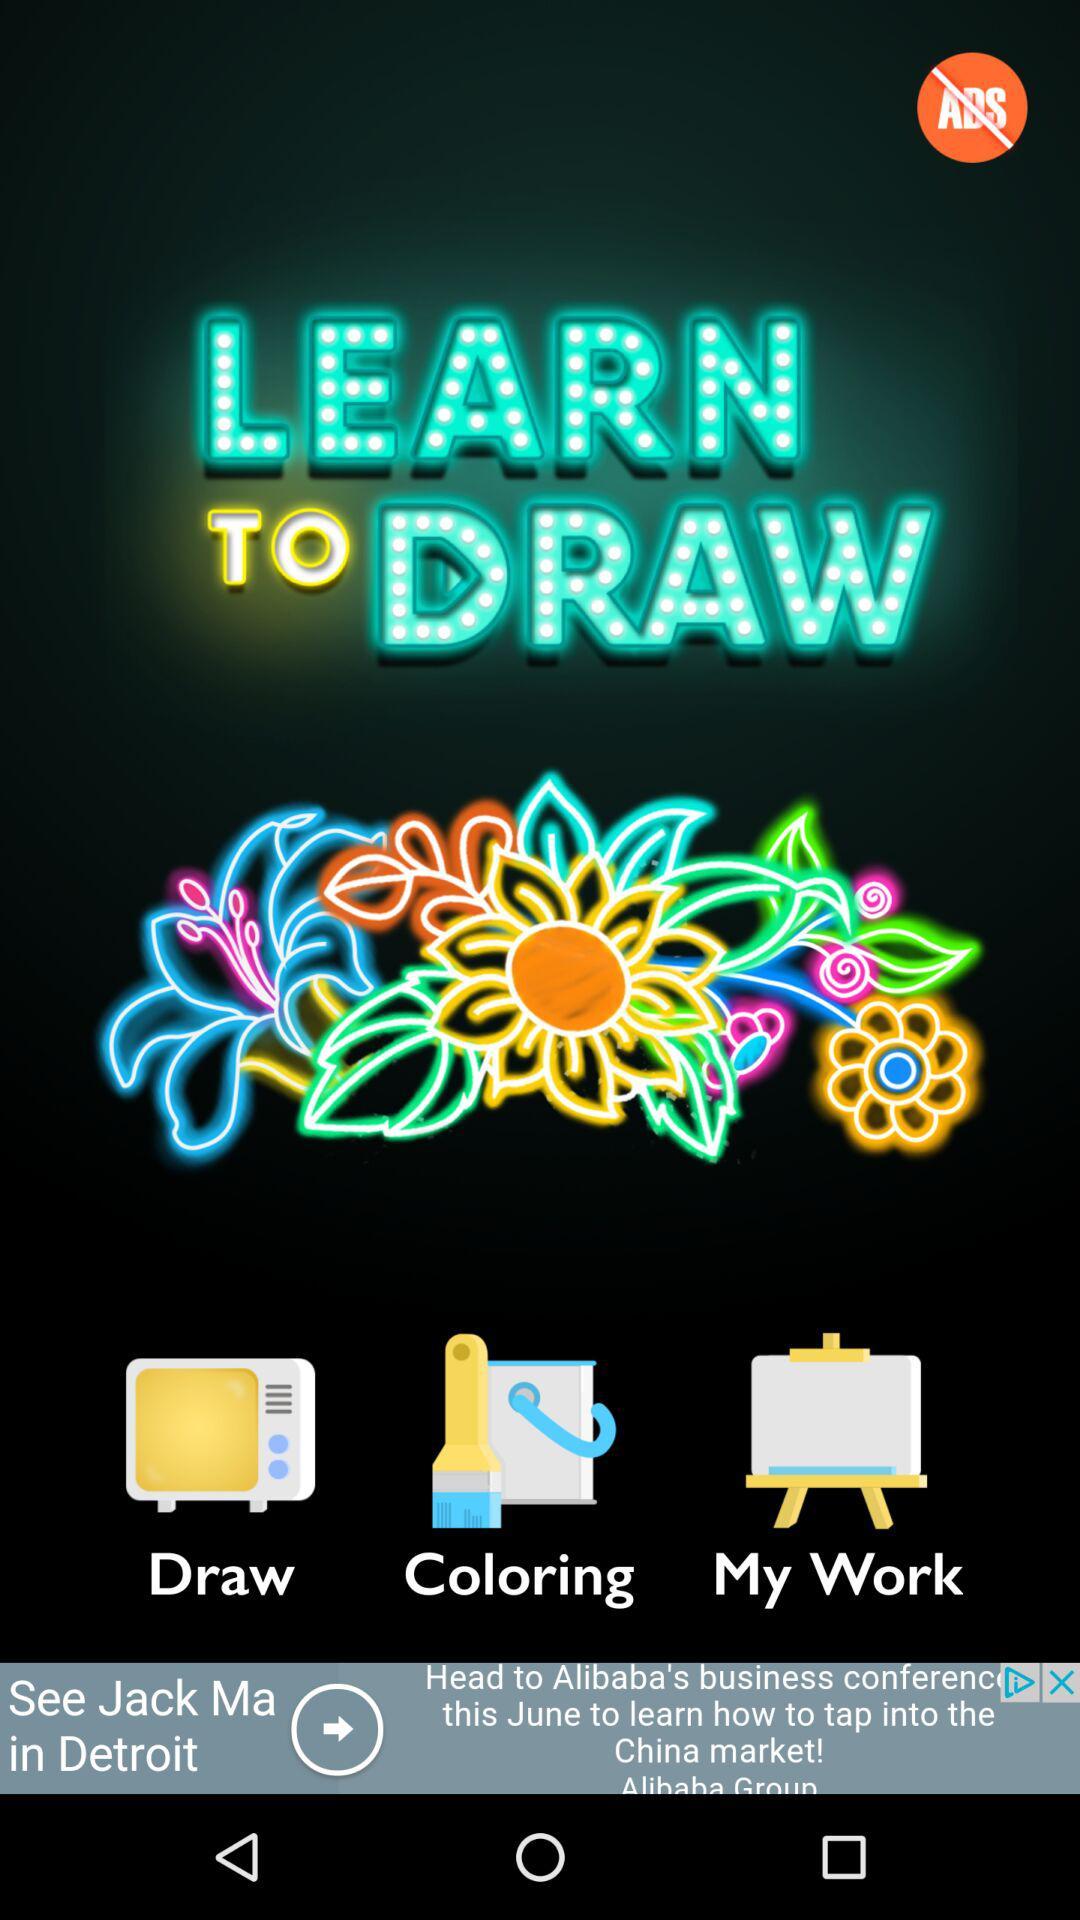 Image resolution: width=1080 pixels, height=1920 pixels. I want to click on item next to the coloring item, so click(220, 1430).